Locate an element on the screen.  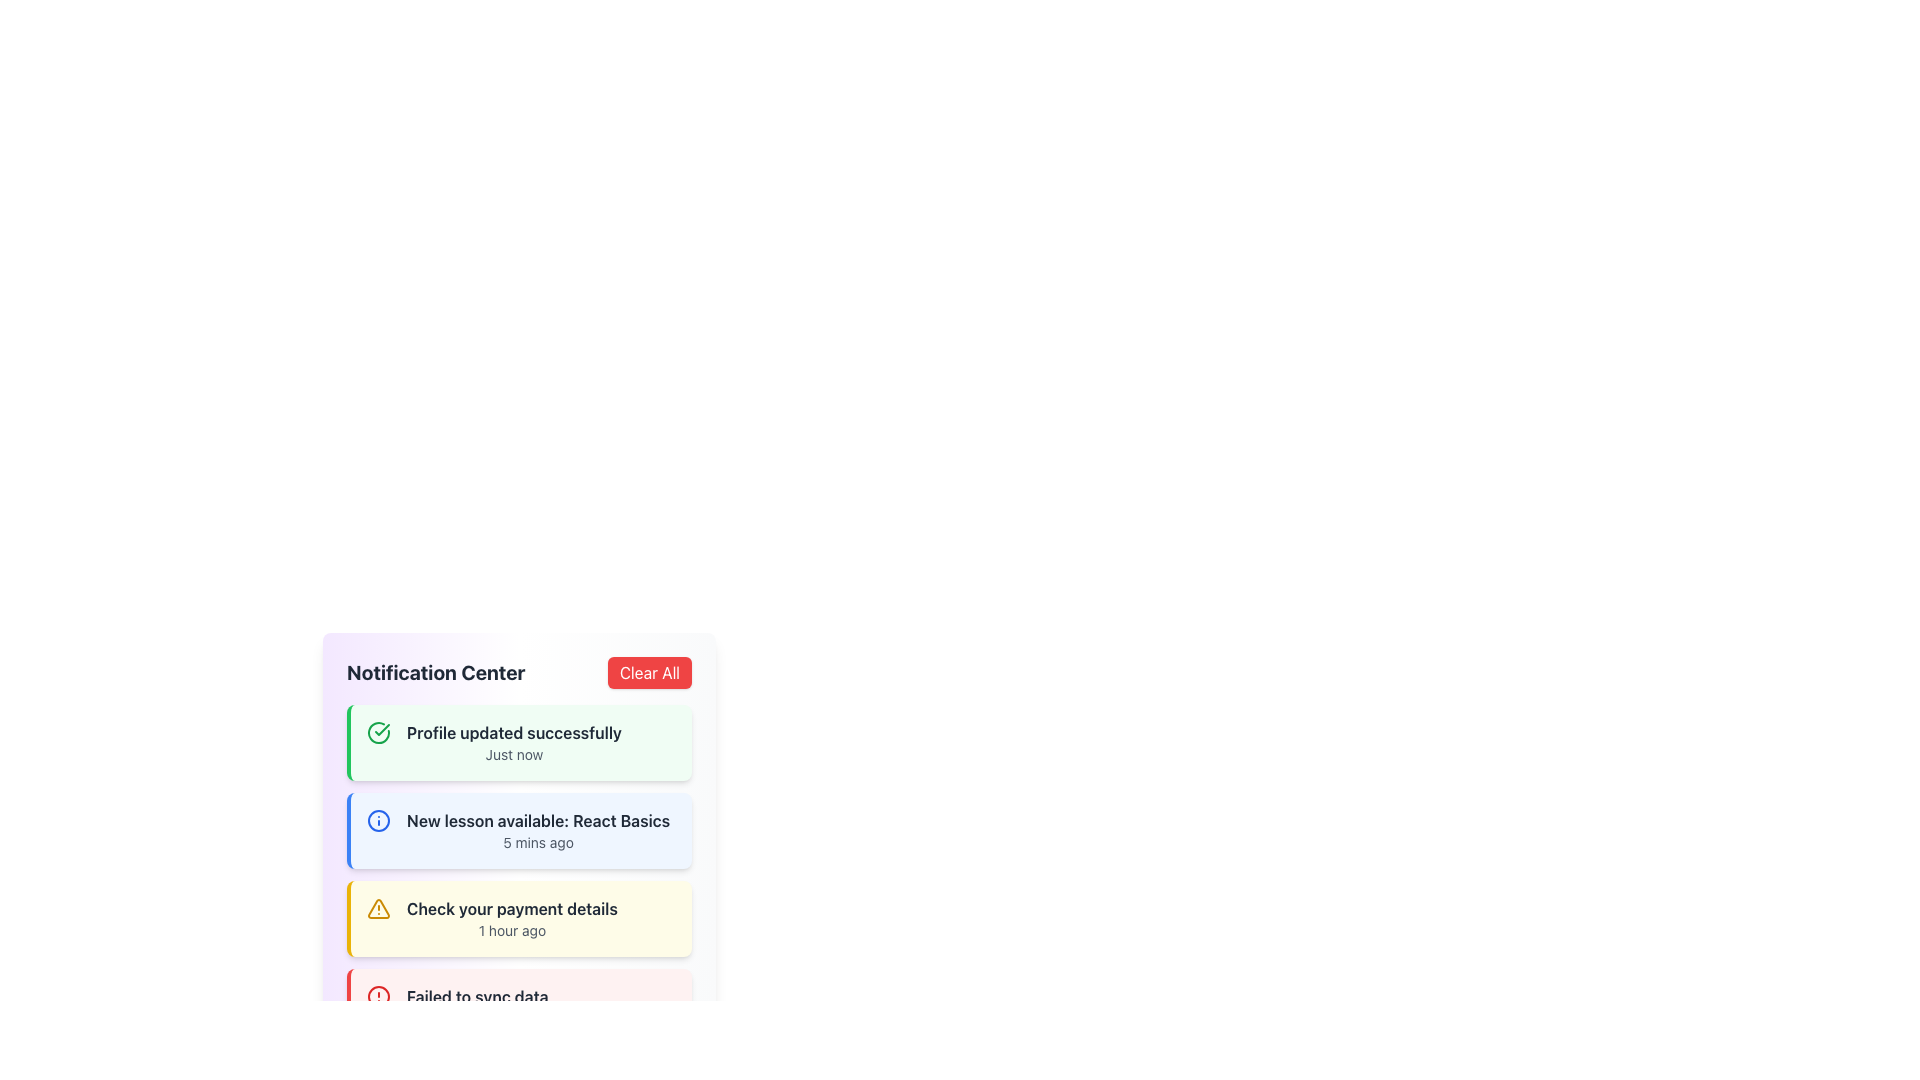
the 'Notification Center' label, which is a bold text element in a large dark gray font located at the top of the notification interface is located at coordinates (435, 672).